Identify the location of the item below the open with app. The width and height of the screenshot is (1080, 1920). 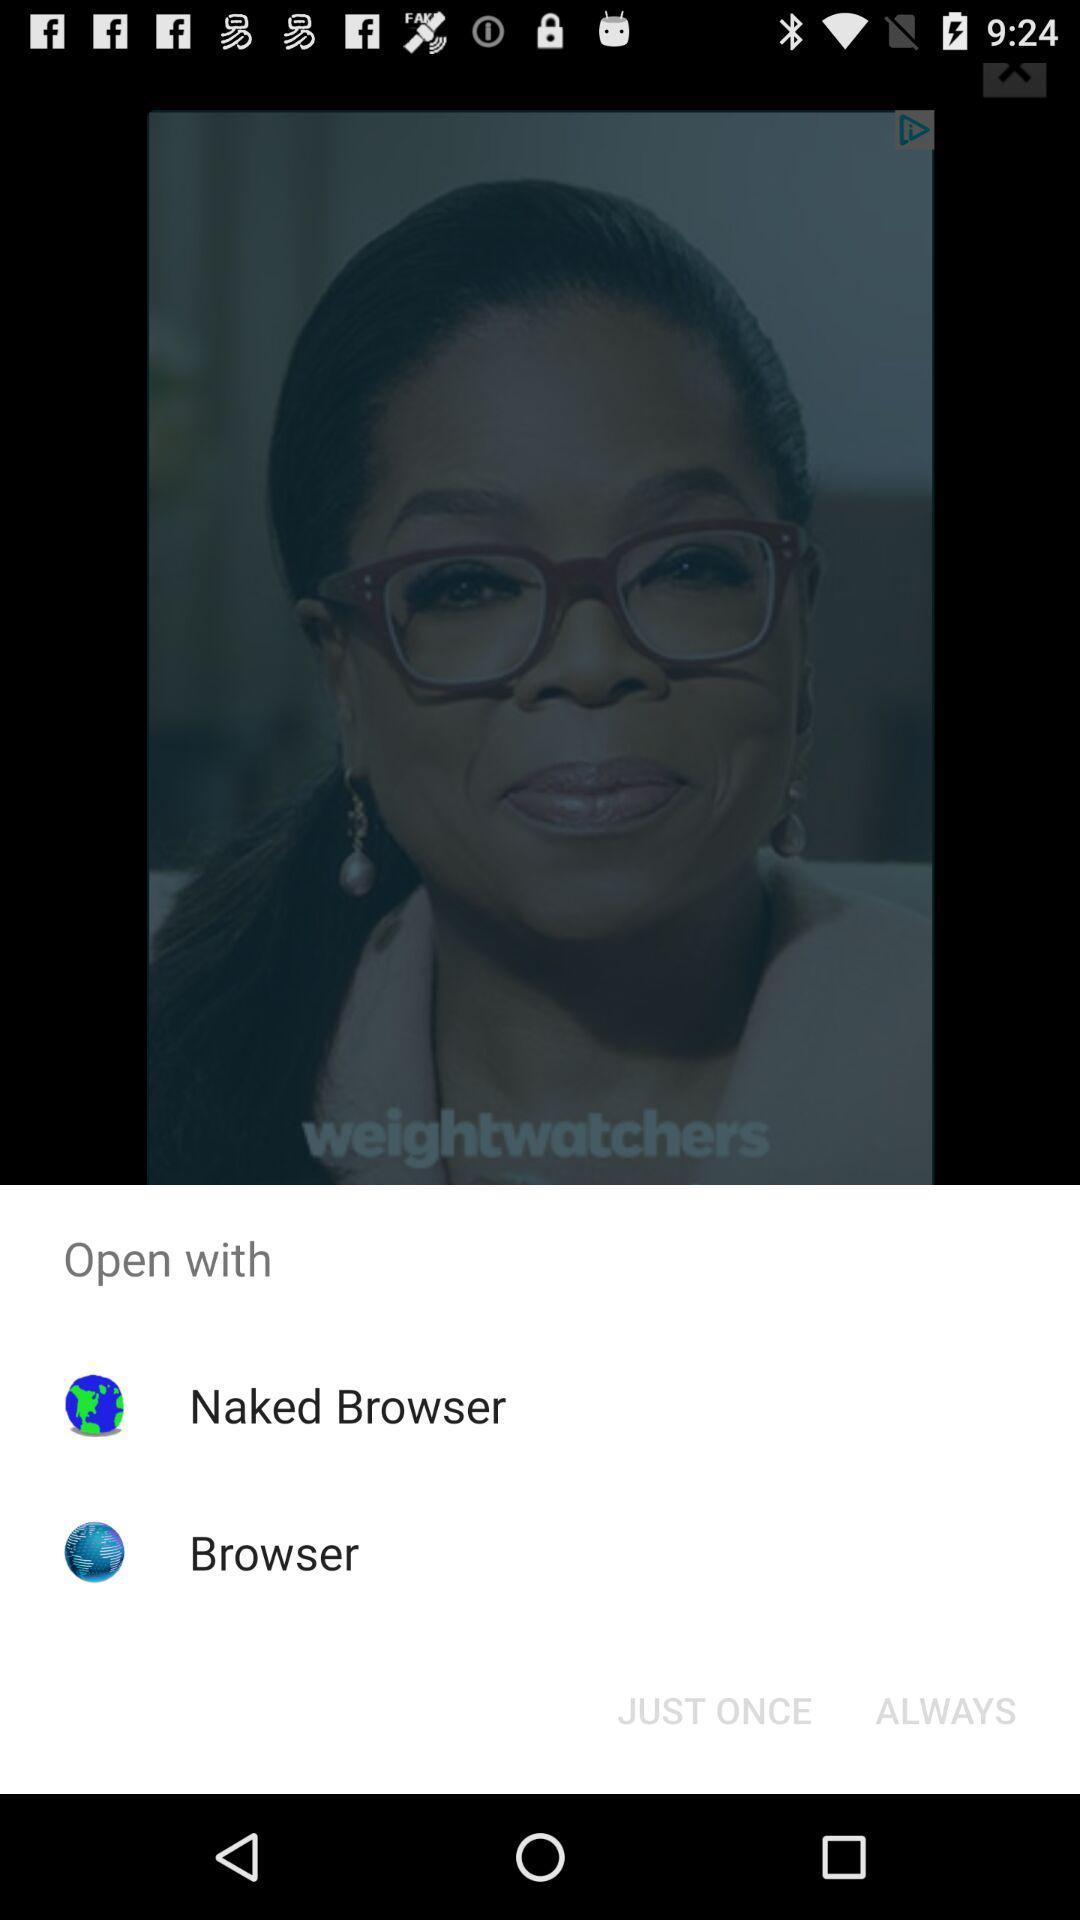
(945, 1708).